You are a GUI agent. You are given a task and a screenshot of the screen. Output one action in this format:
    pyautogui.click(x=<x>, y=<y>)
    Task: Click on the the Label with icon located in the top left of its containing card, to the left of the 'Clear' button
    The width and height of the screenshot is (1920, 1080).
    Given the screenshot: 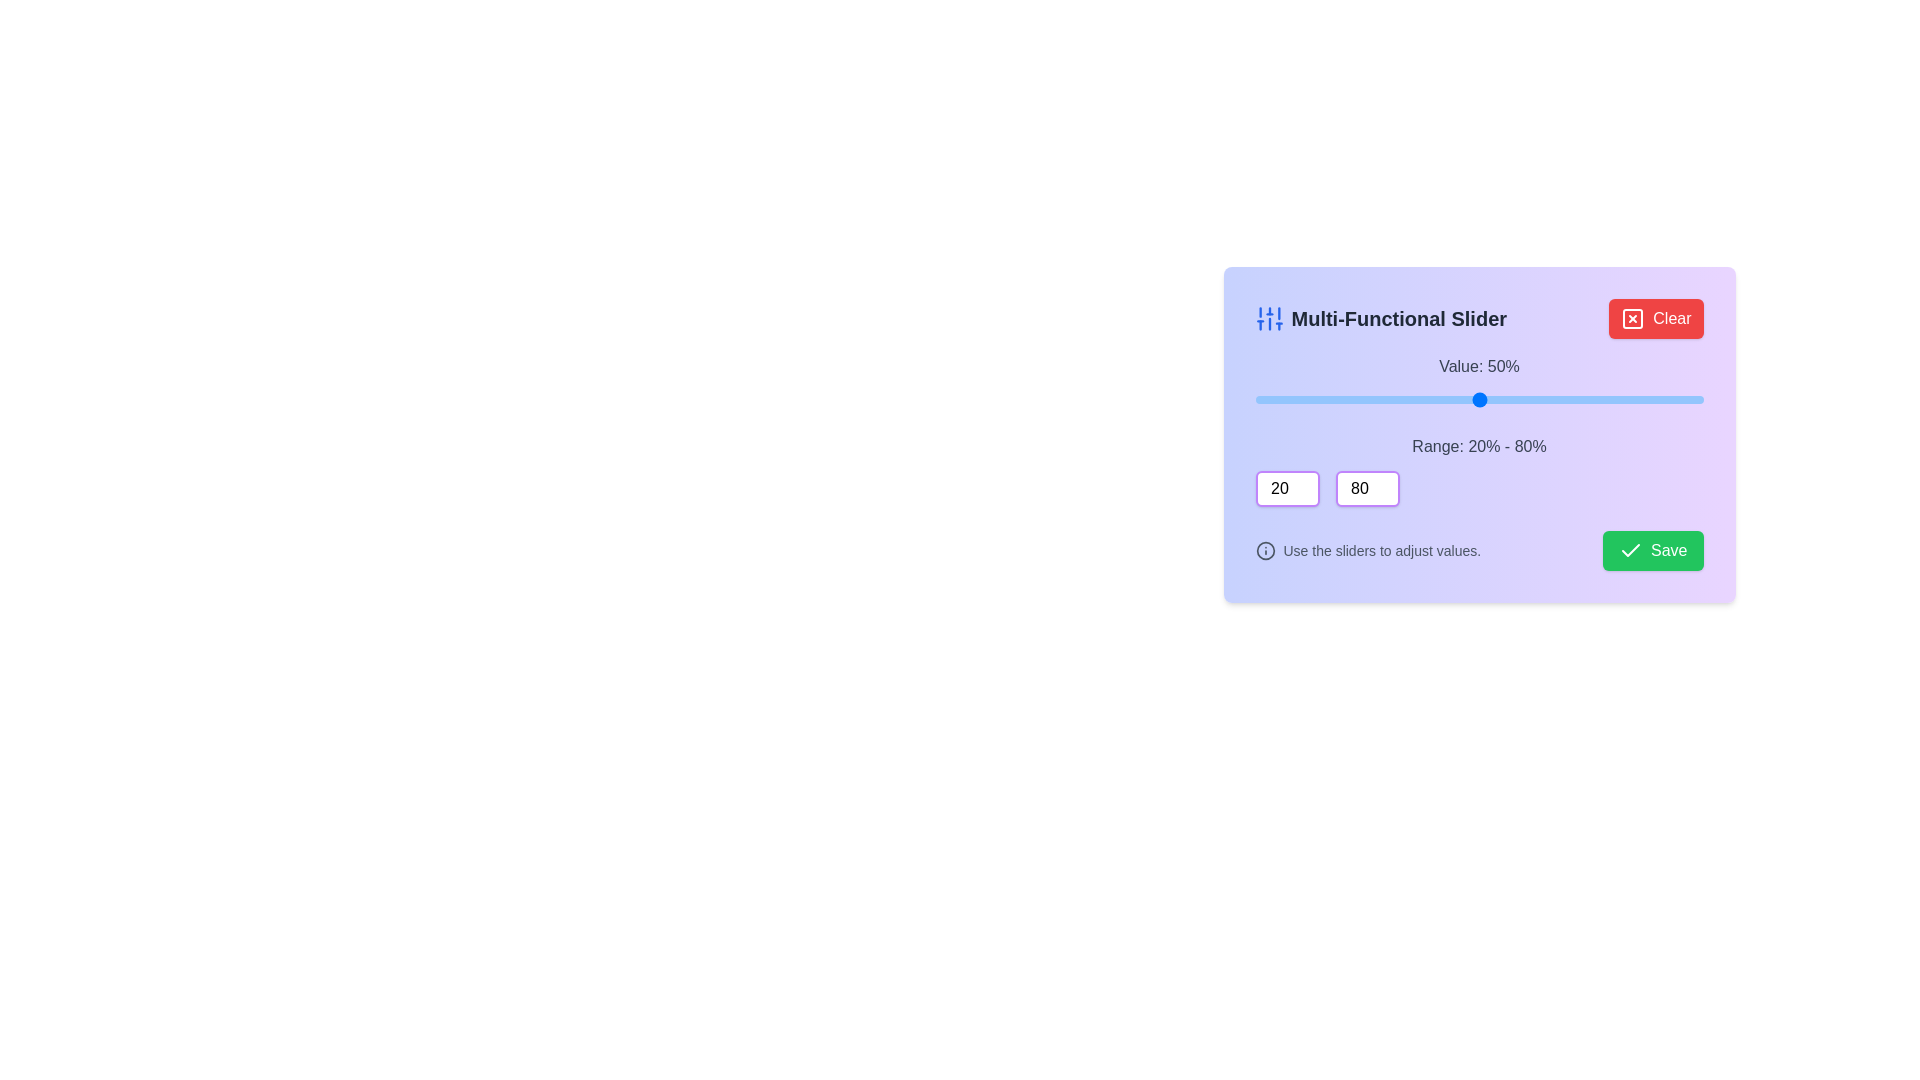 What is the action you would take?
    pyautogui.click(x=1380, y=318)
    